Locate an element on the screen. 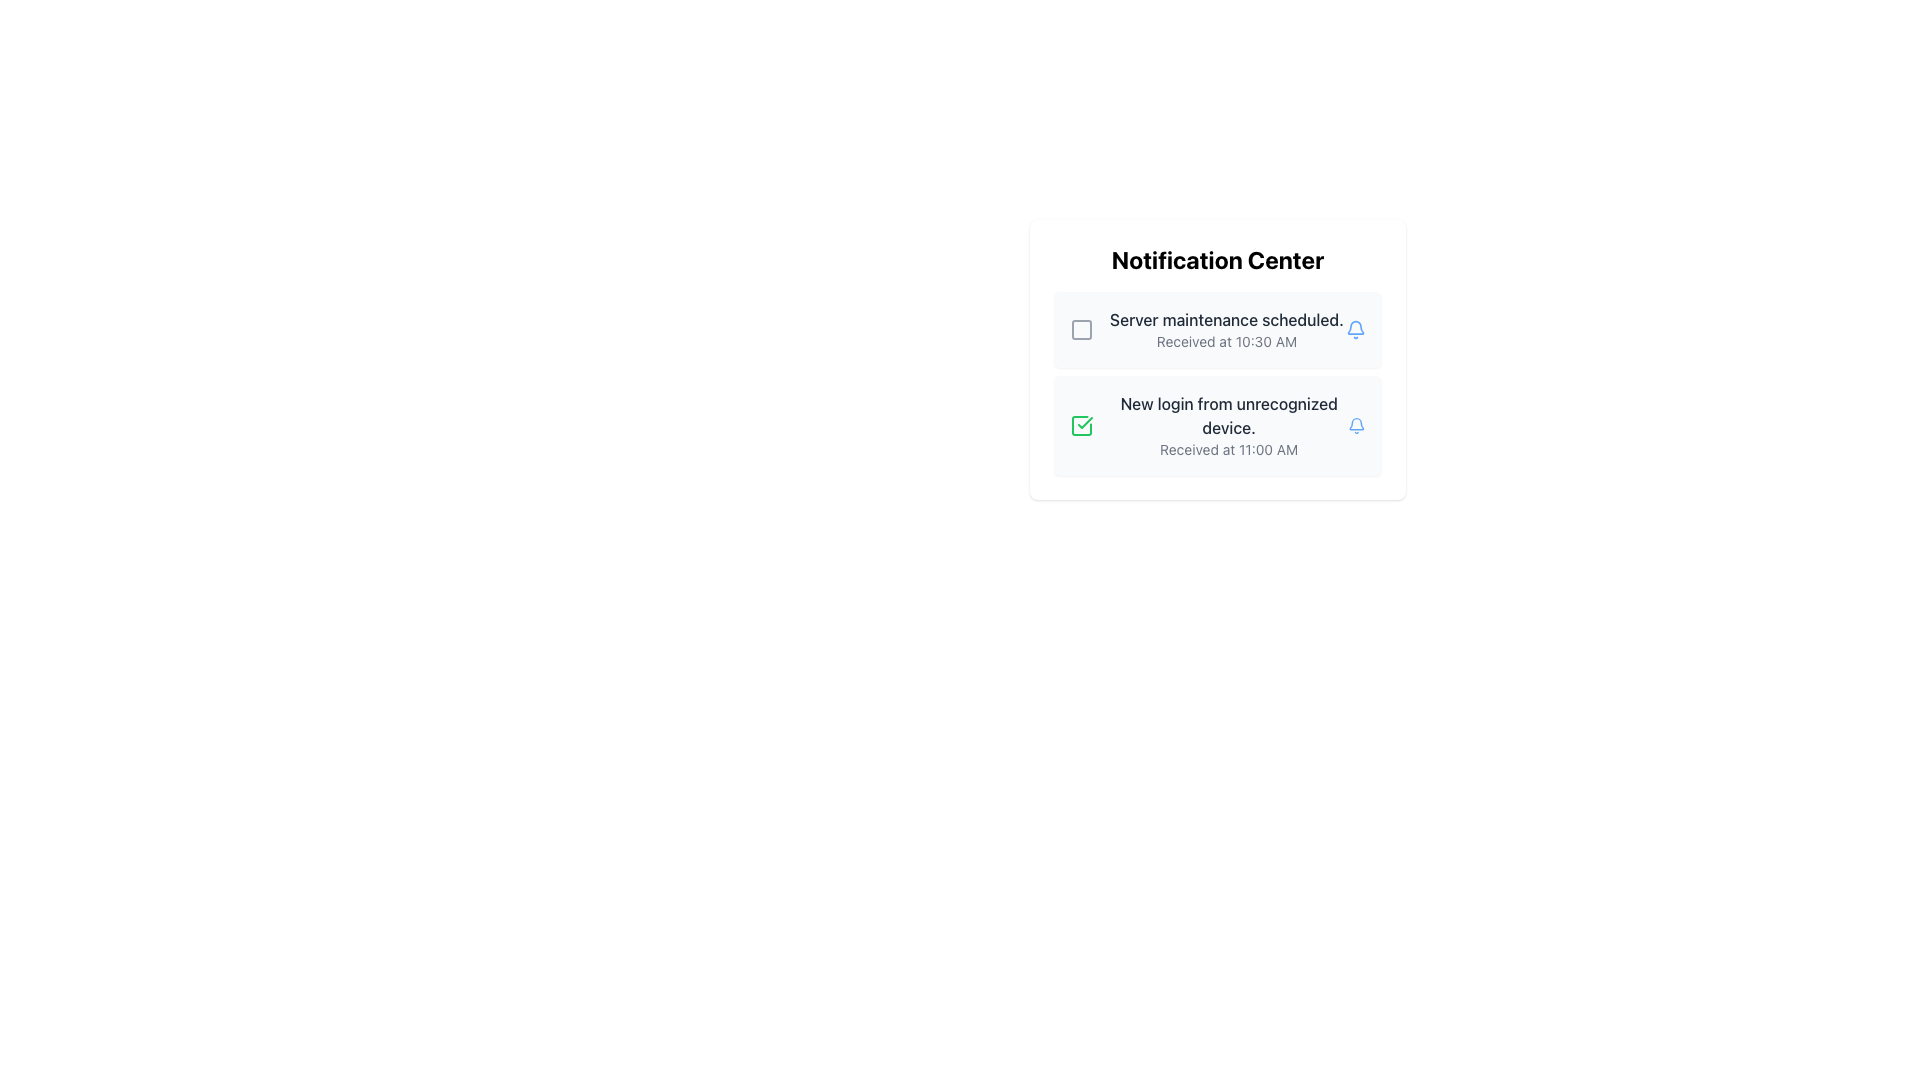  the bell icon in the Notification Center is located at coordinates (1357, 423).